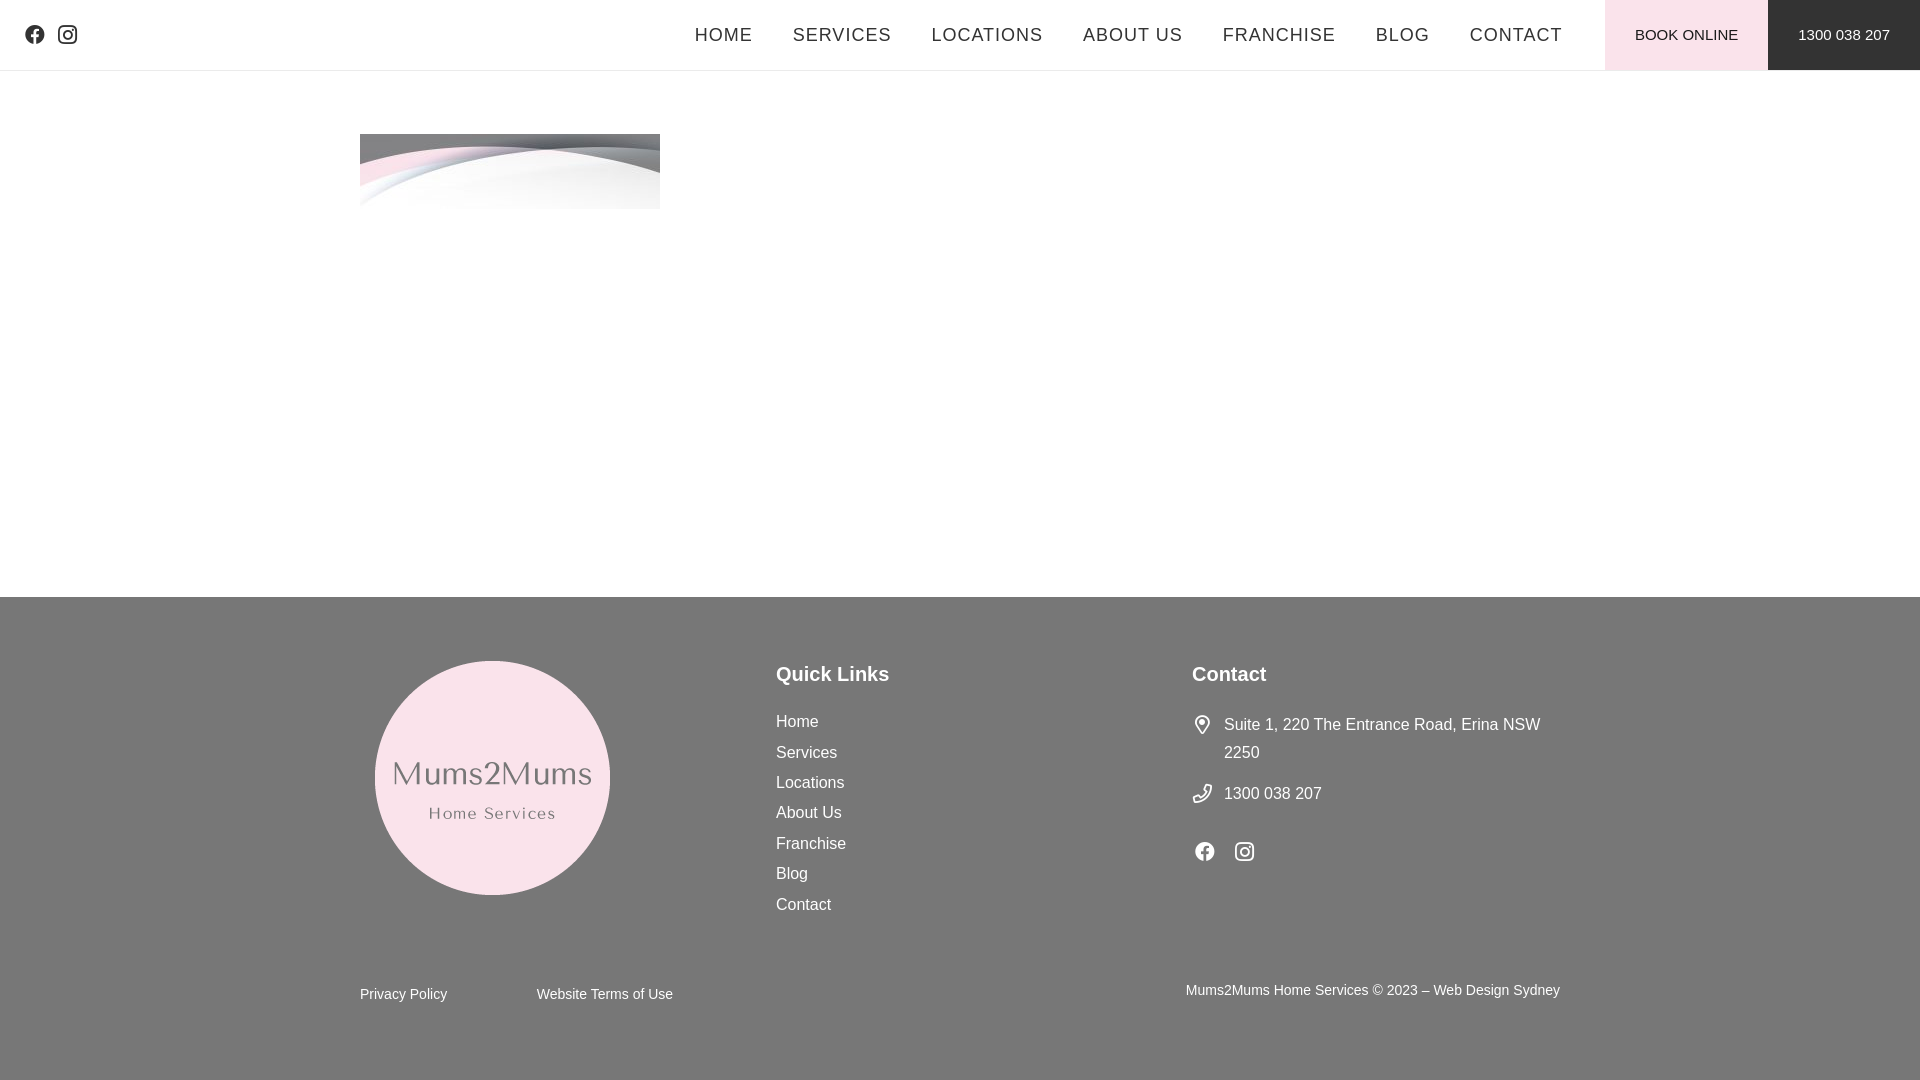 Image resolution: width=1920 pixels, height=1080 pixels. What do you see at coordinates (809, 812) in the screenshot?
I see `'About Us'` at bounding box center [809, 812].